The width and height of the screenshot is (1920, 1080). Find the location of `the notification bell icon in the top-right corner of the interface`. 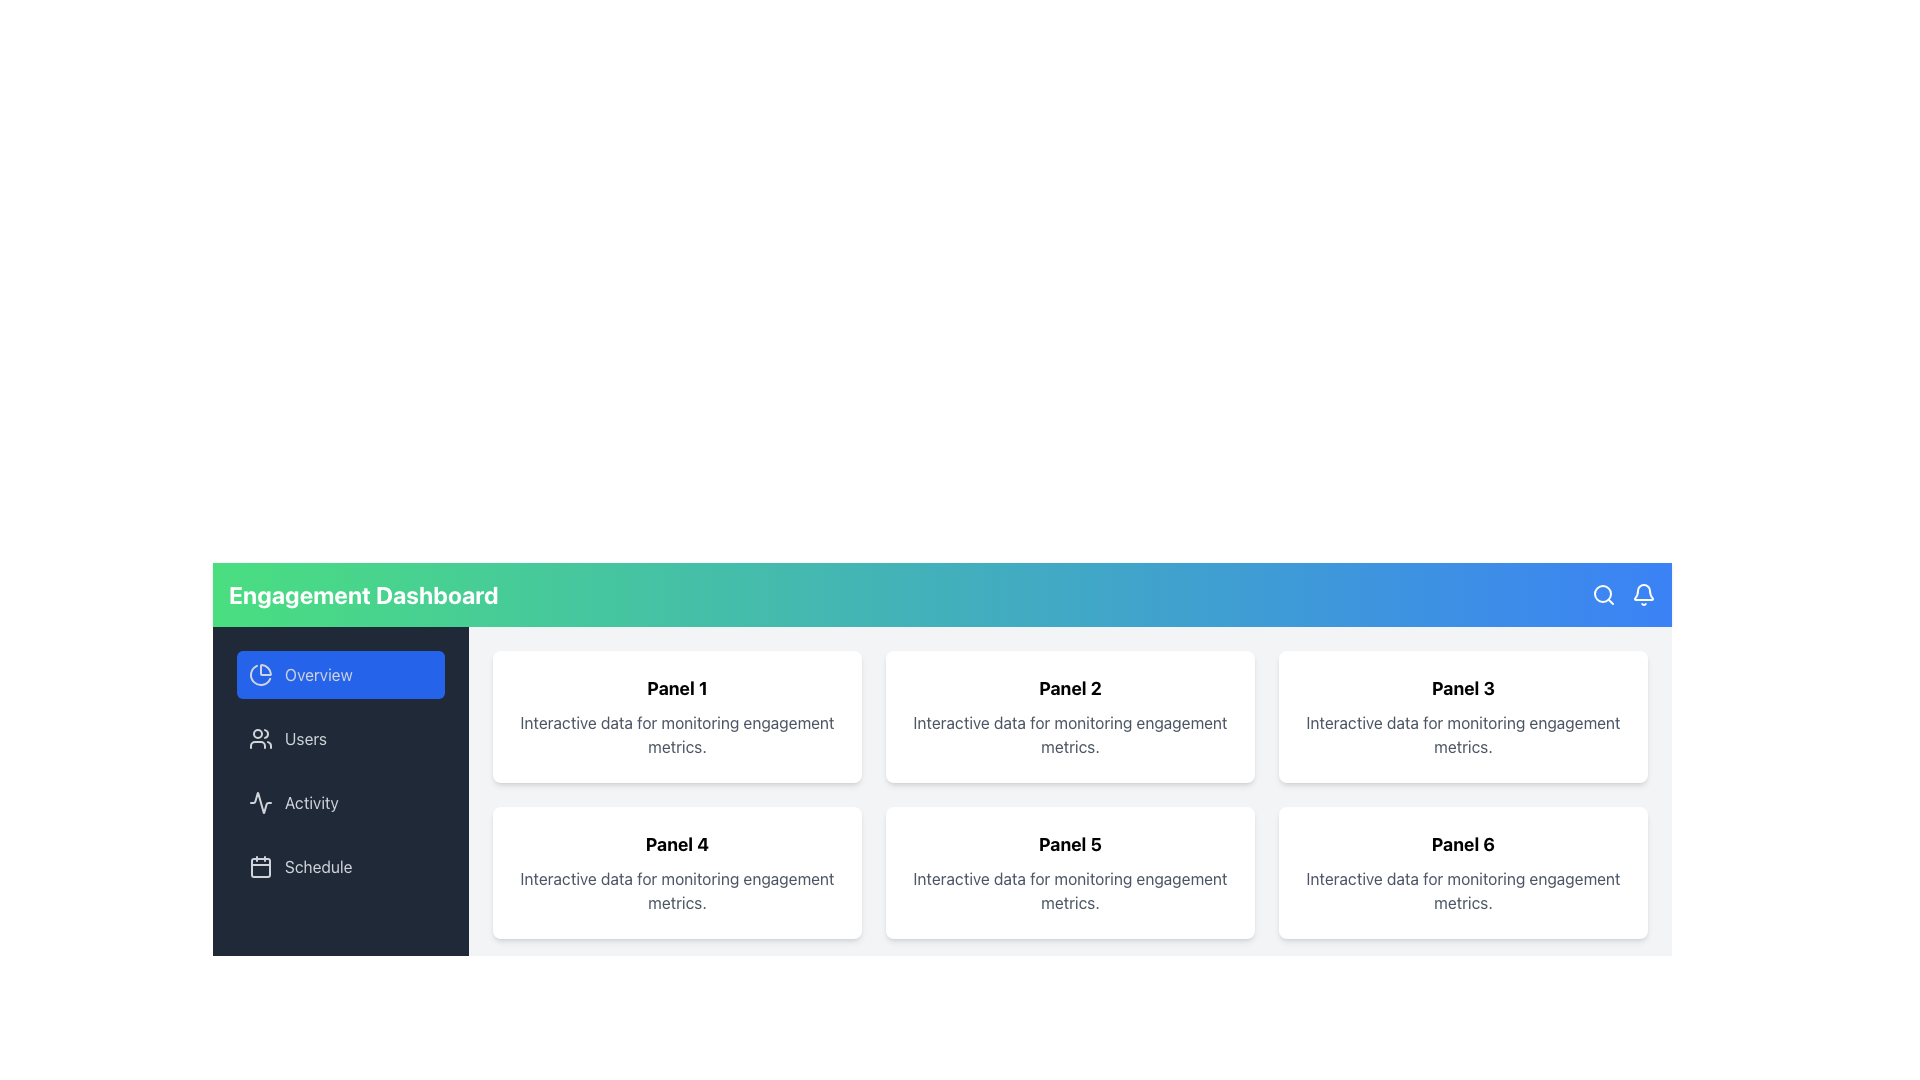

the notification bell icon in the top-right corner of the interface is located at coordinates (1643, 593).